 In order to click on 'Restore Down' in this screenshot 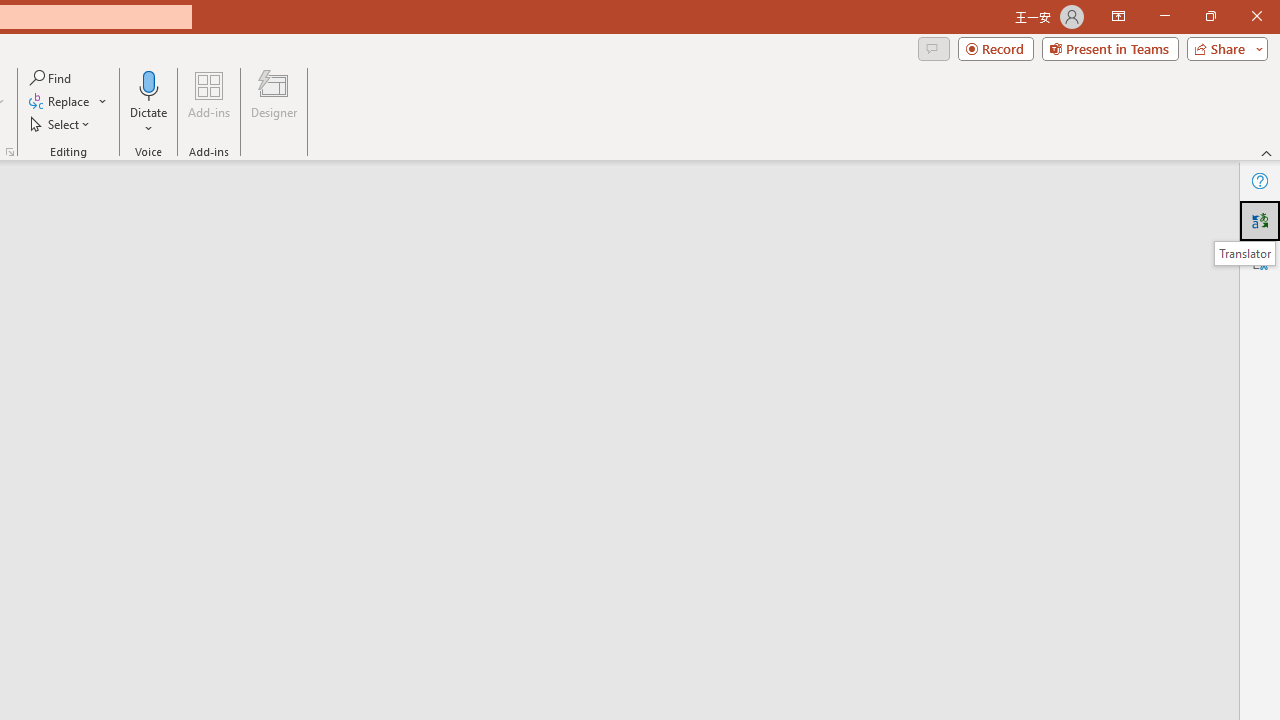, I will do `click(1209, 16)`.